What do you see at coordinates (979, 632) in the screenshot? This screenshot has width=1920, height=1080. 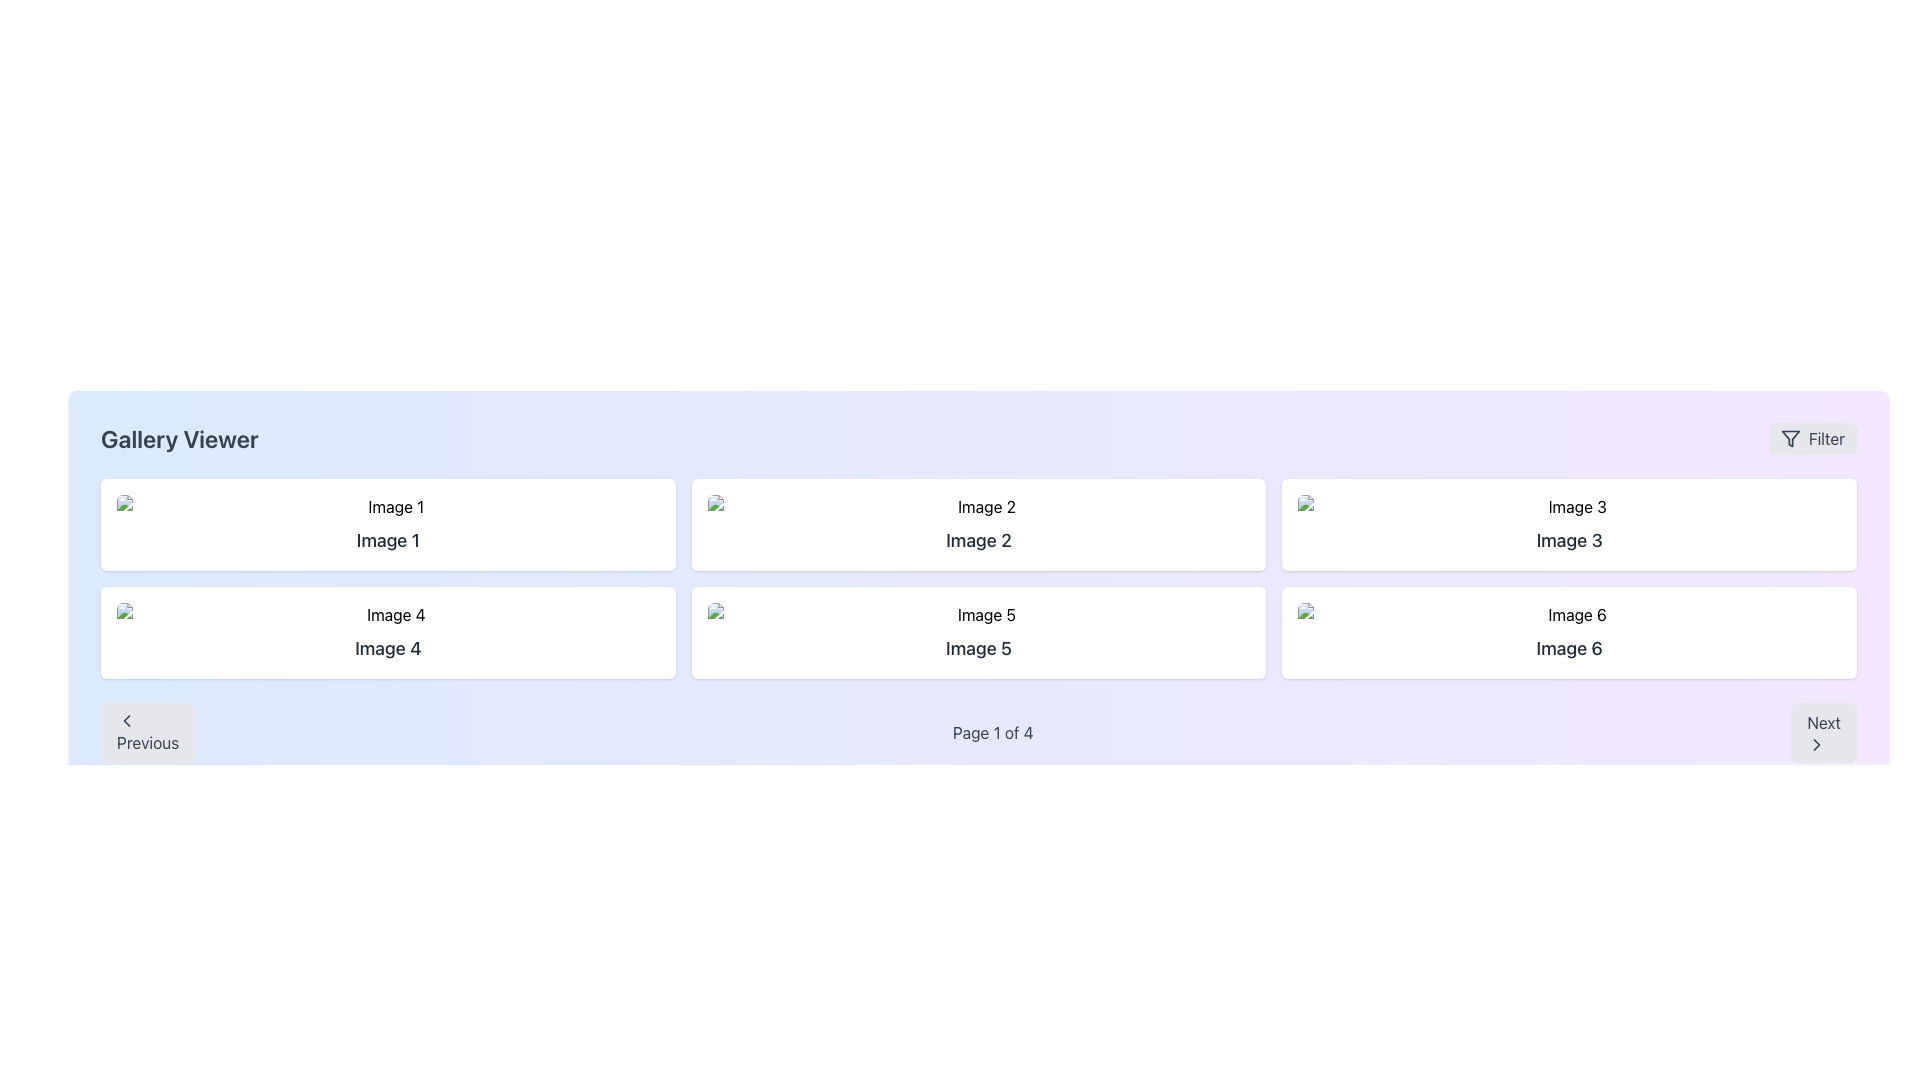 I see `the Card with image and text located in the second row and second column of the grid layout, positioned centrally between 'Image 4' and 'Image 6'` at bounding box center [979, 632].